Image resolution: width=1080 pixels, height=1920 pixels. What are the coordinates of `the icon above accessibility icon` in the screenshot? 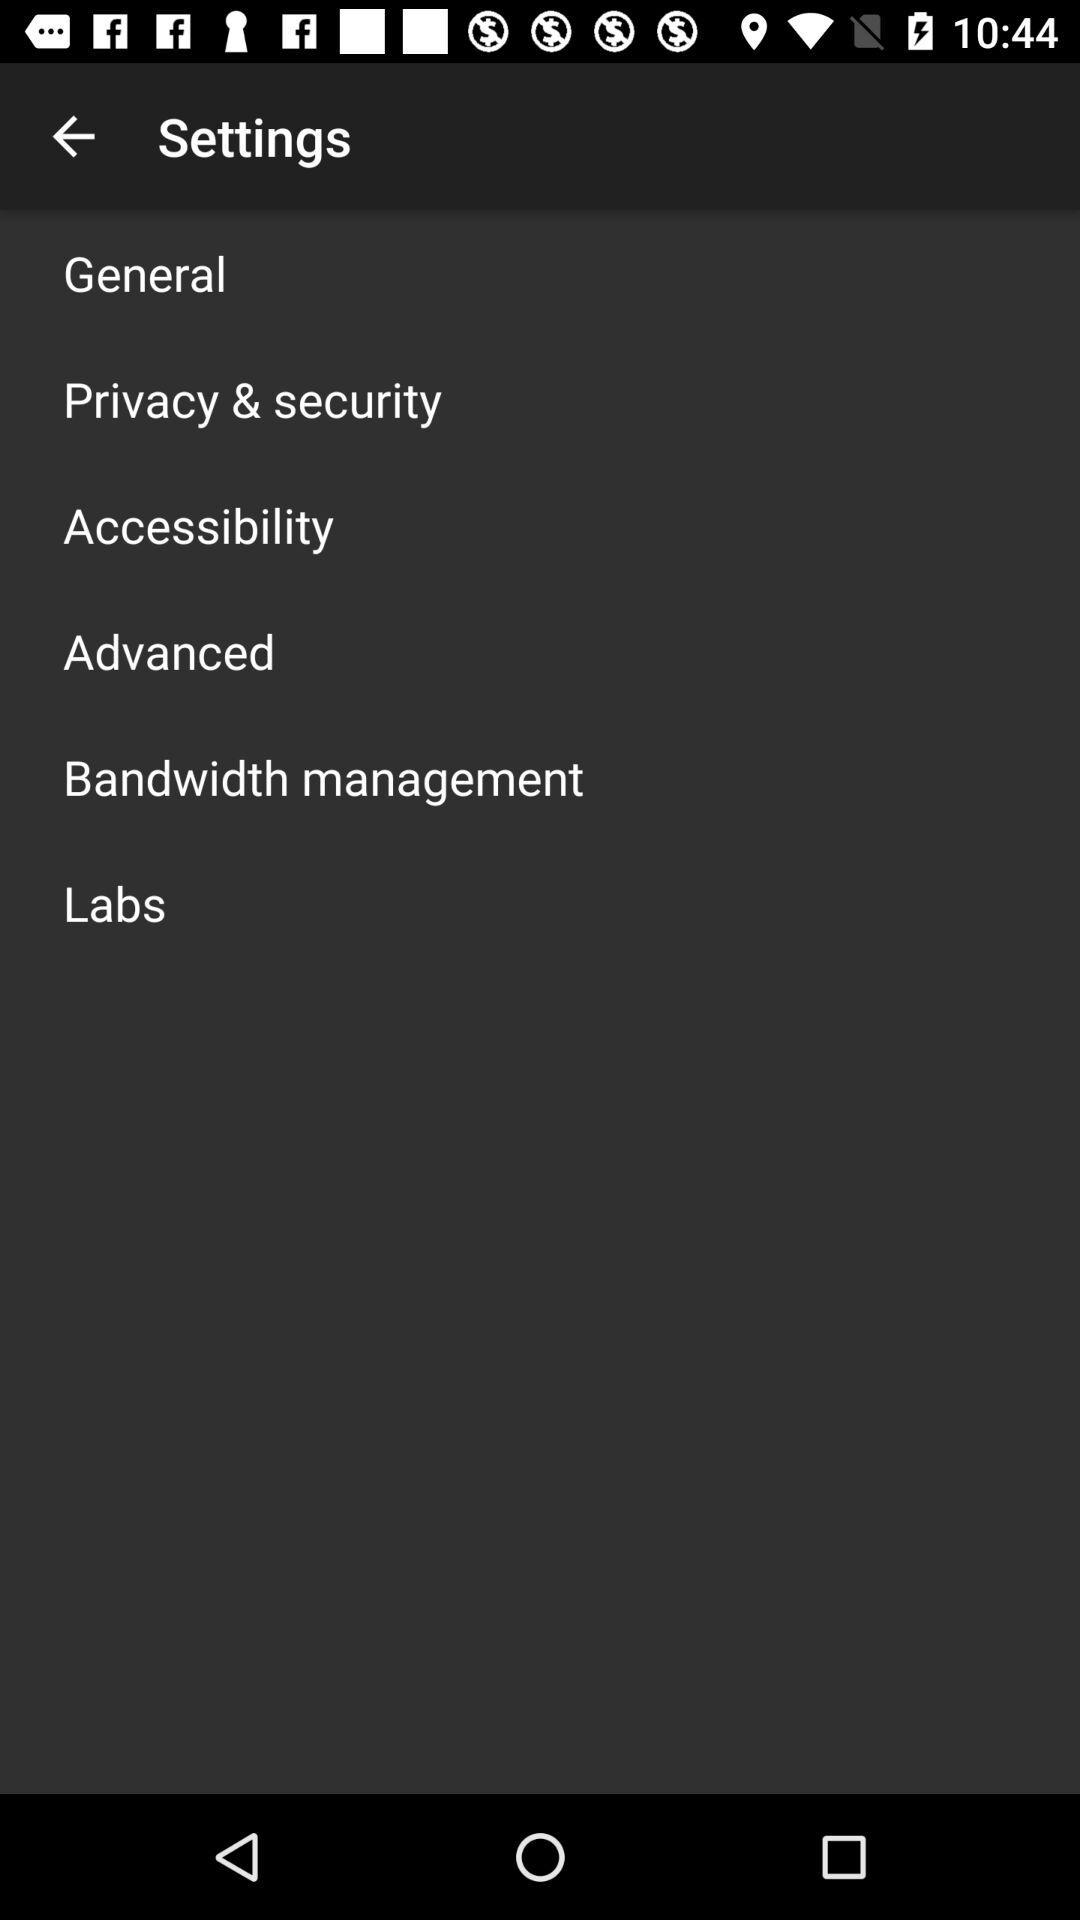 It's located at (251, 398).